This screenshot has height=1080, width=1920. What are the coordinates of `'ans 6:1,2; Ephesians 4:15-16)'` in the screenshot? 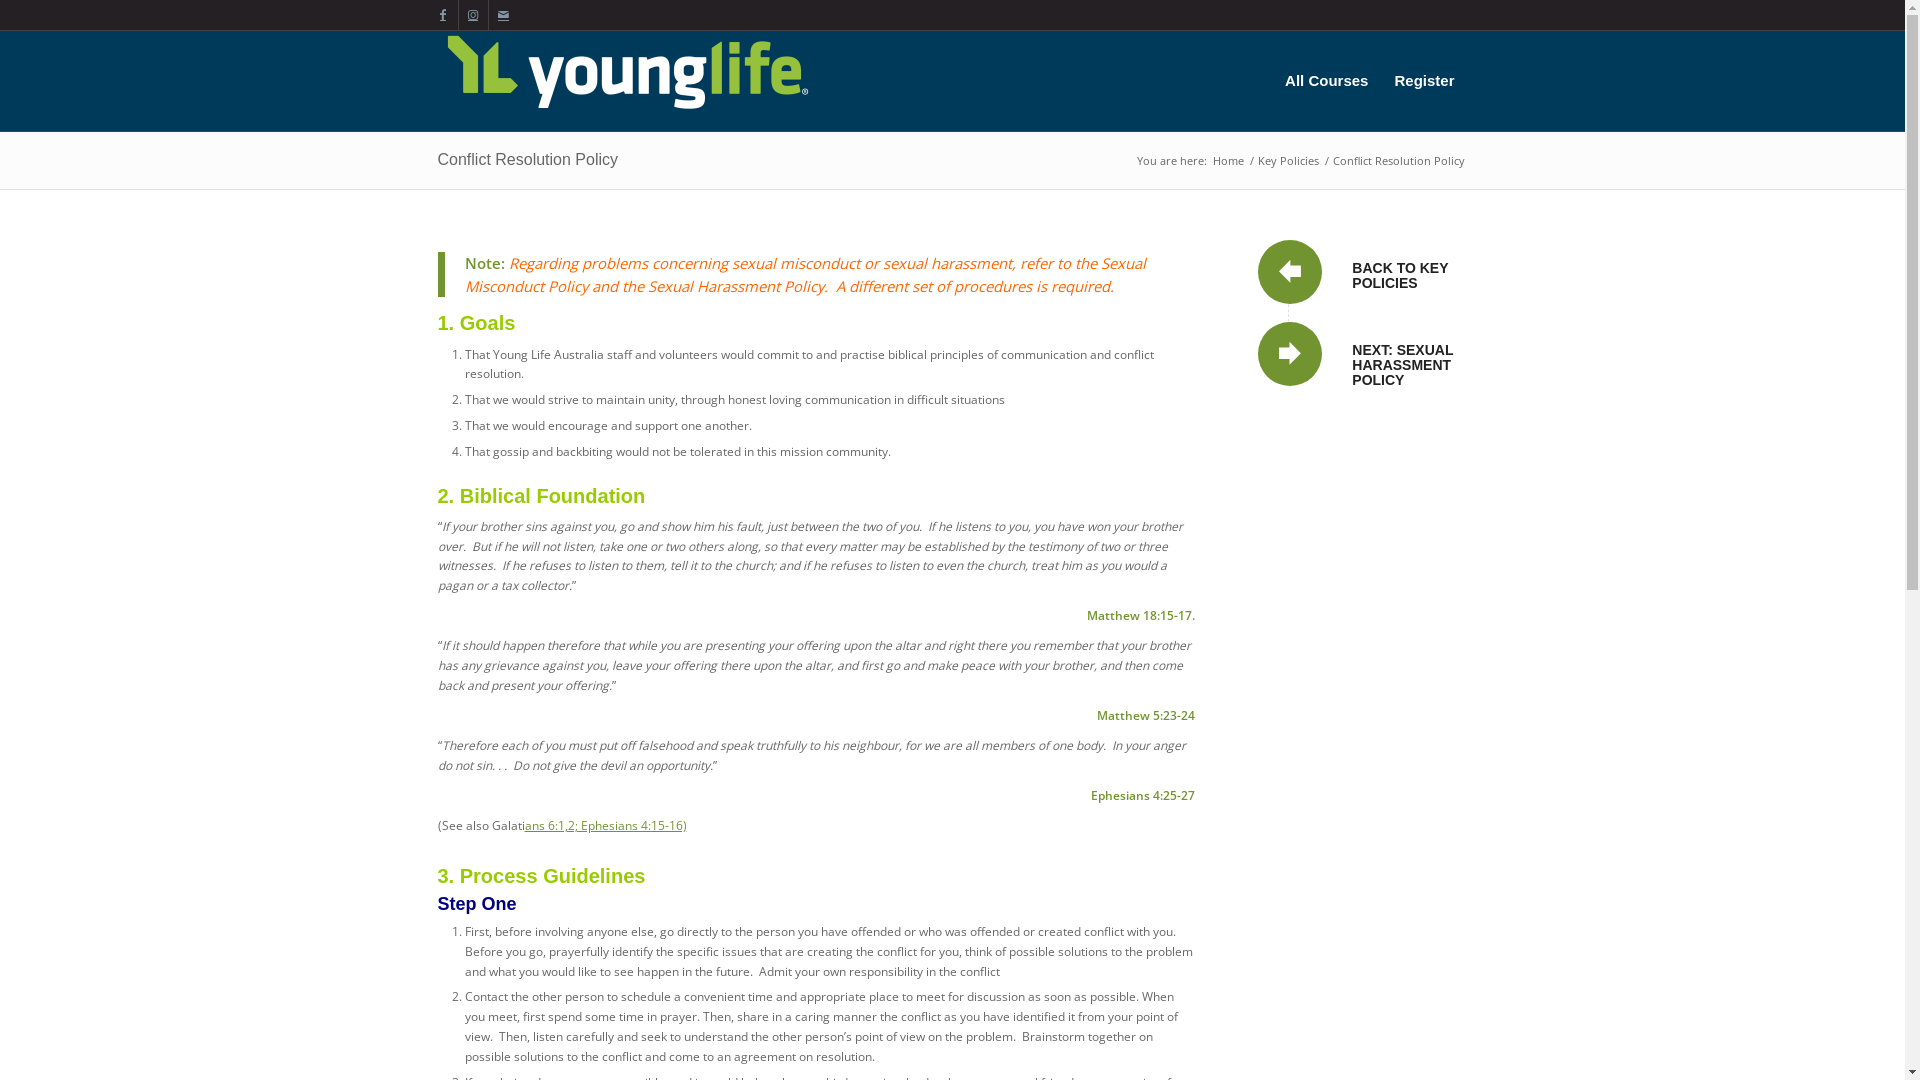 It's located at (523, 824).